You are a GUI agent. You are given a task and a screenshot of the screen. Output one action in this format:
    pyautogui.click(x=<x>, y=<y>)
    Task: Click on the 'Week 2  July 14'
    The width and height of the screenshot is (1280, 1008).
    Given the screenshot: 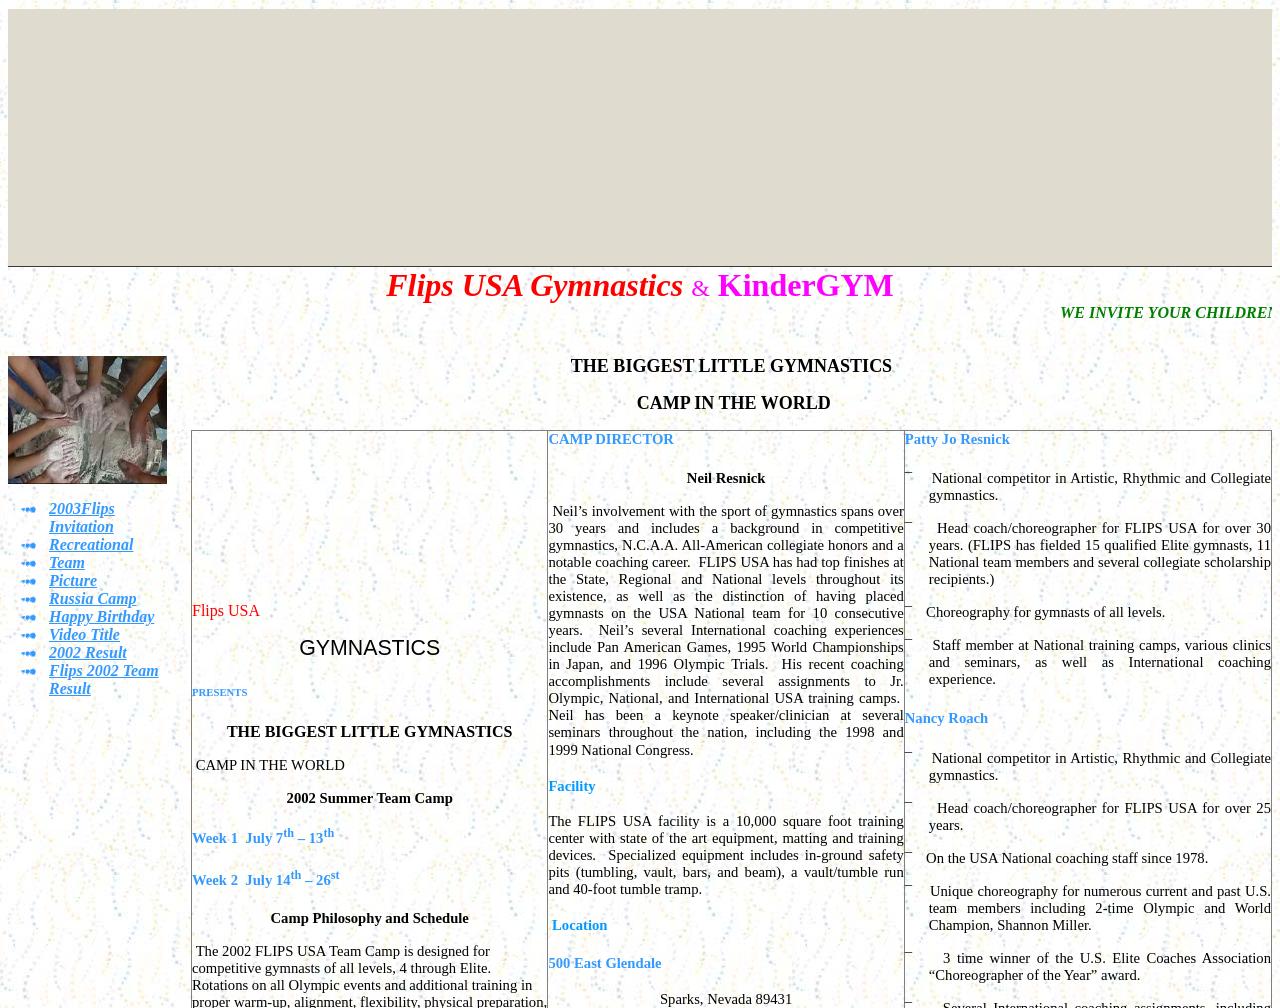 What is the action you would take?
    pyautogui.click(x=240, y=878)
    